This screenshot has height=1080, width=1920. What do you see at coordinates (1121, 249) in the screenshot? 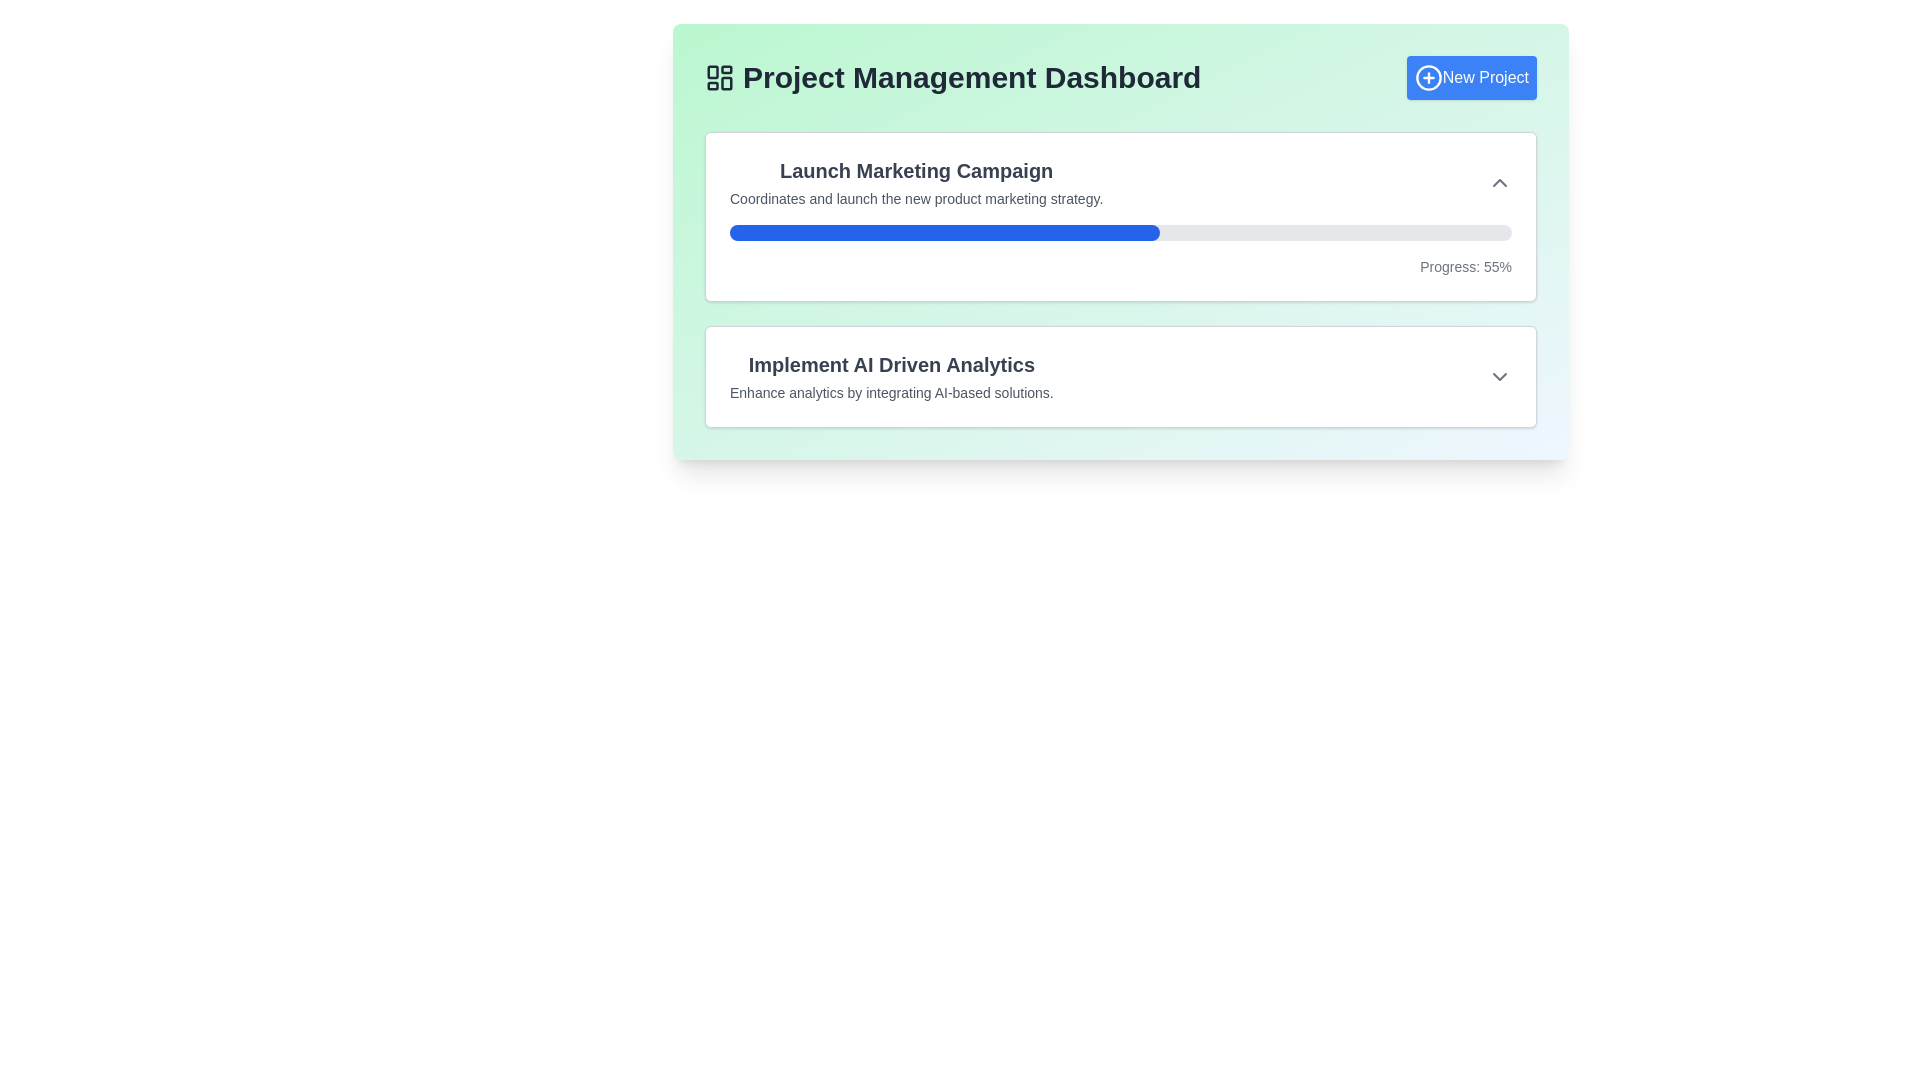
I see `the progress bar that visually represents 55% progress related to the 'Launch Marketing Campaign' task, located in the lower section of a white, bordered, and shadowed rectangular card` at bounding box center [1121, 249].